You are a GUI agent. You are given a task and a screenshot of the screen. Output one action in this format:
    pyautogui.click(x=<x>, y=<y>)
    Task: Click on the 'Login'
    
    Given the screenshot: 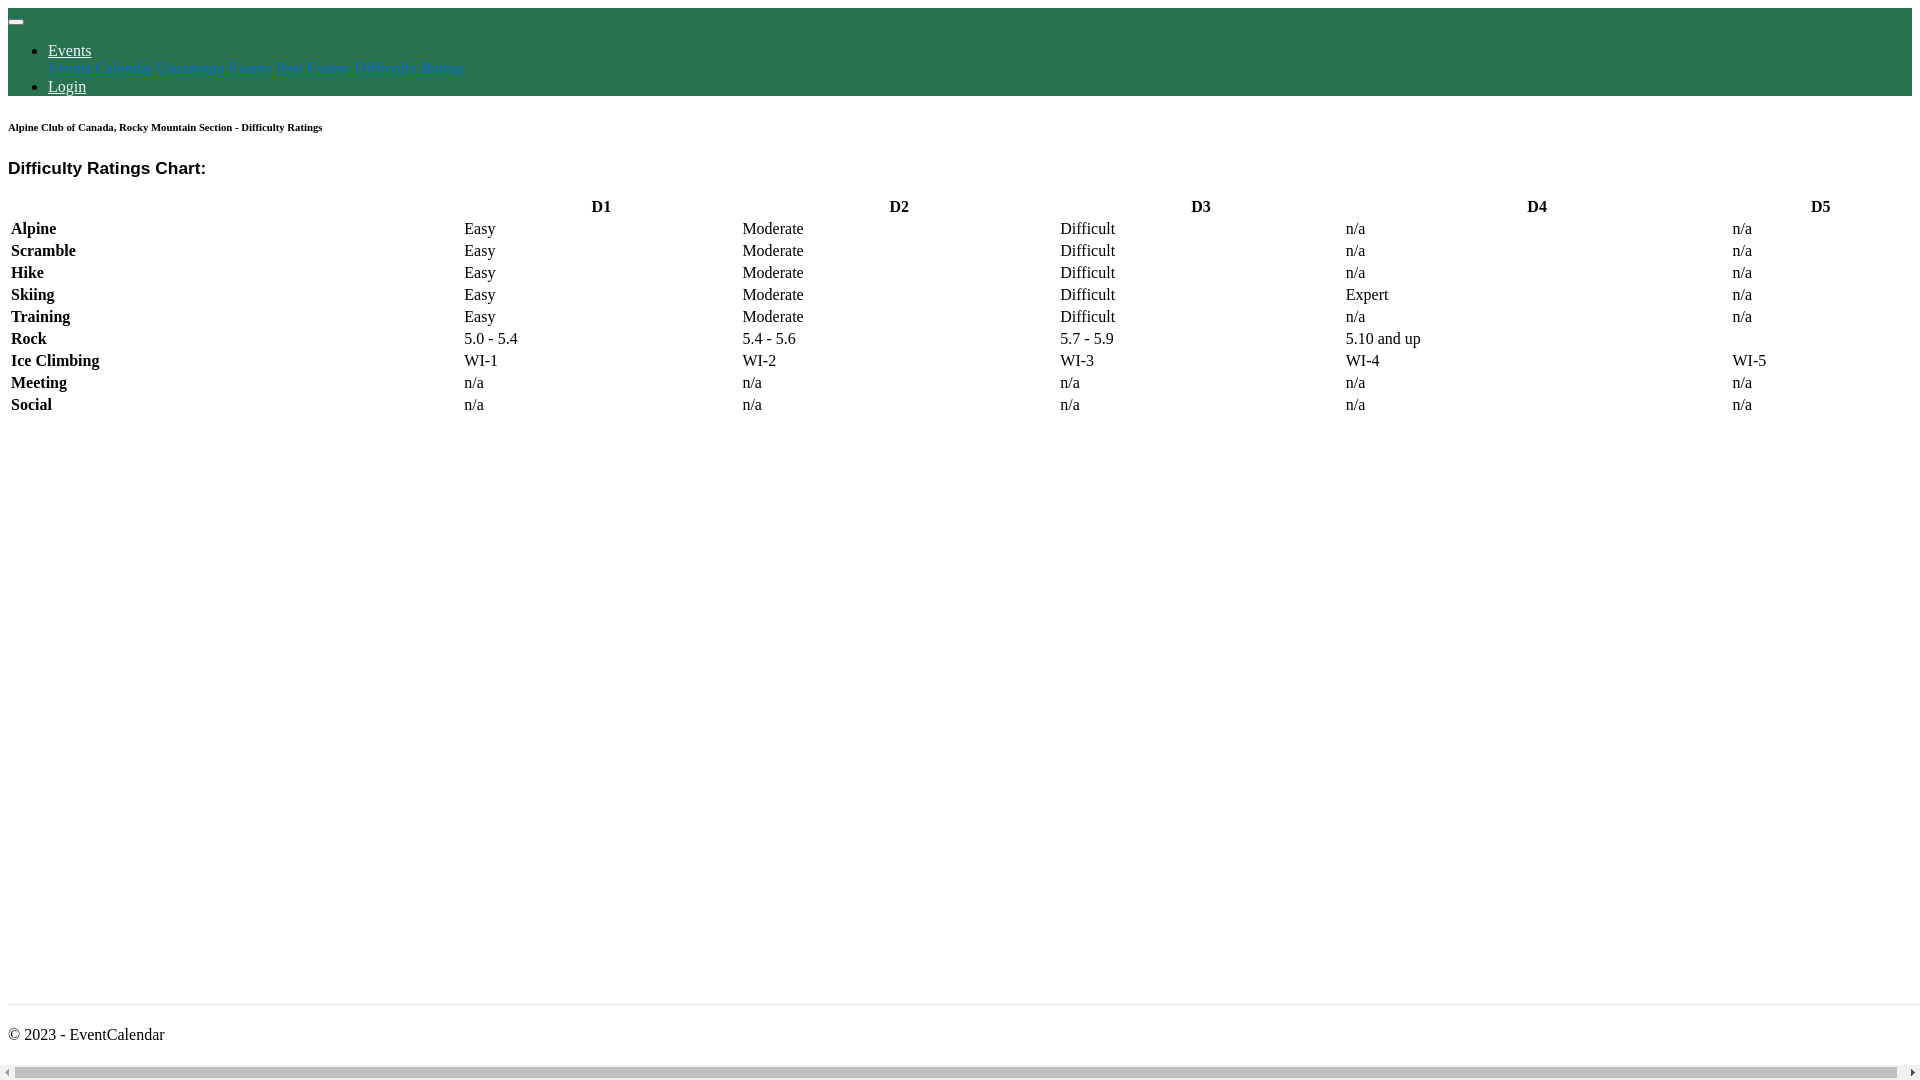 What is the action you would take?
    pyautogui.click(x=67, y=85)
    